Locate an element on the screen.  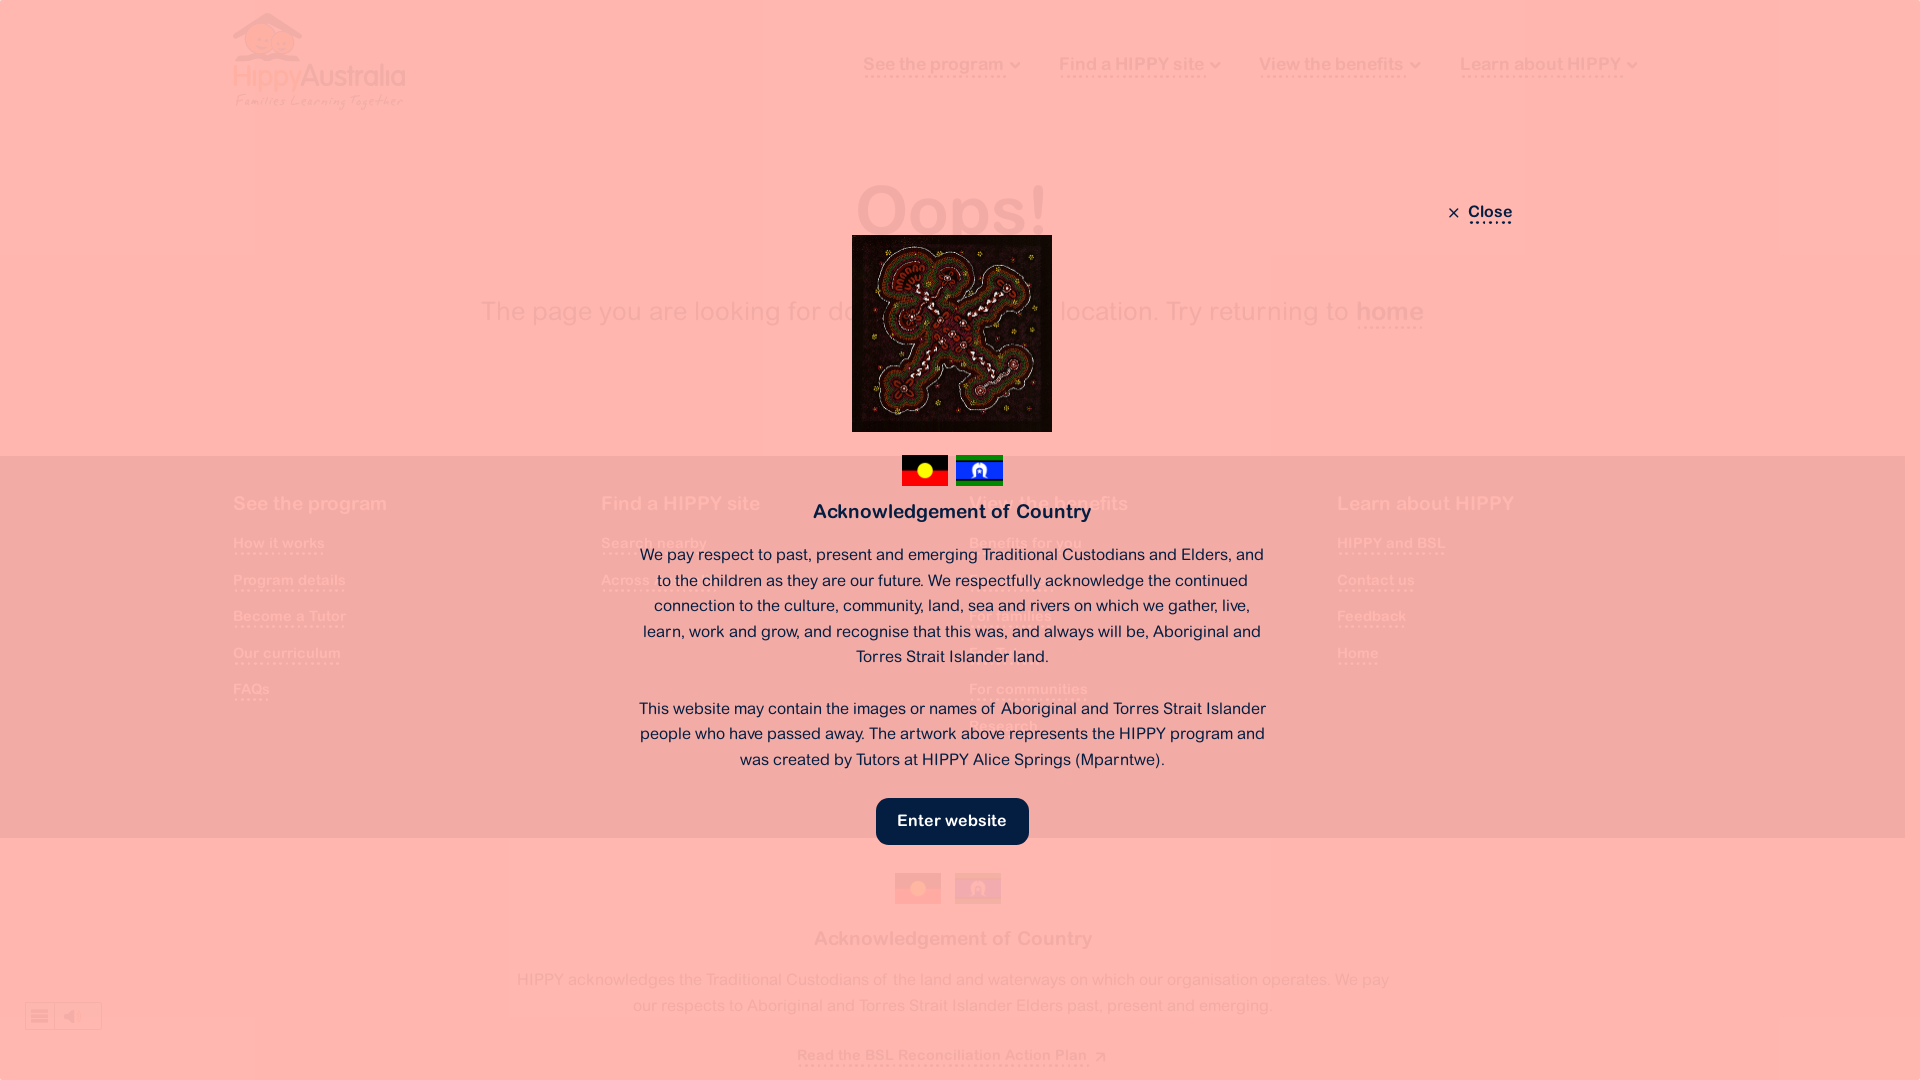
'Enter website' is located at coordinates (950, 821).